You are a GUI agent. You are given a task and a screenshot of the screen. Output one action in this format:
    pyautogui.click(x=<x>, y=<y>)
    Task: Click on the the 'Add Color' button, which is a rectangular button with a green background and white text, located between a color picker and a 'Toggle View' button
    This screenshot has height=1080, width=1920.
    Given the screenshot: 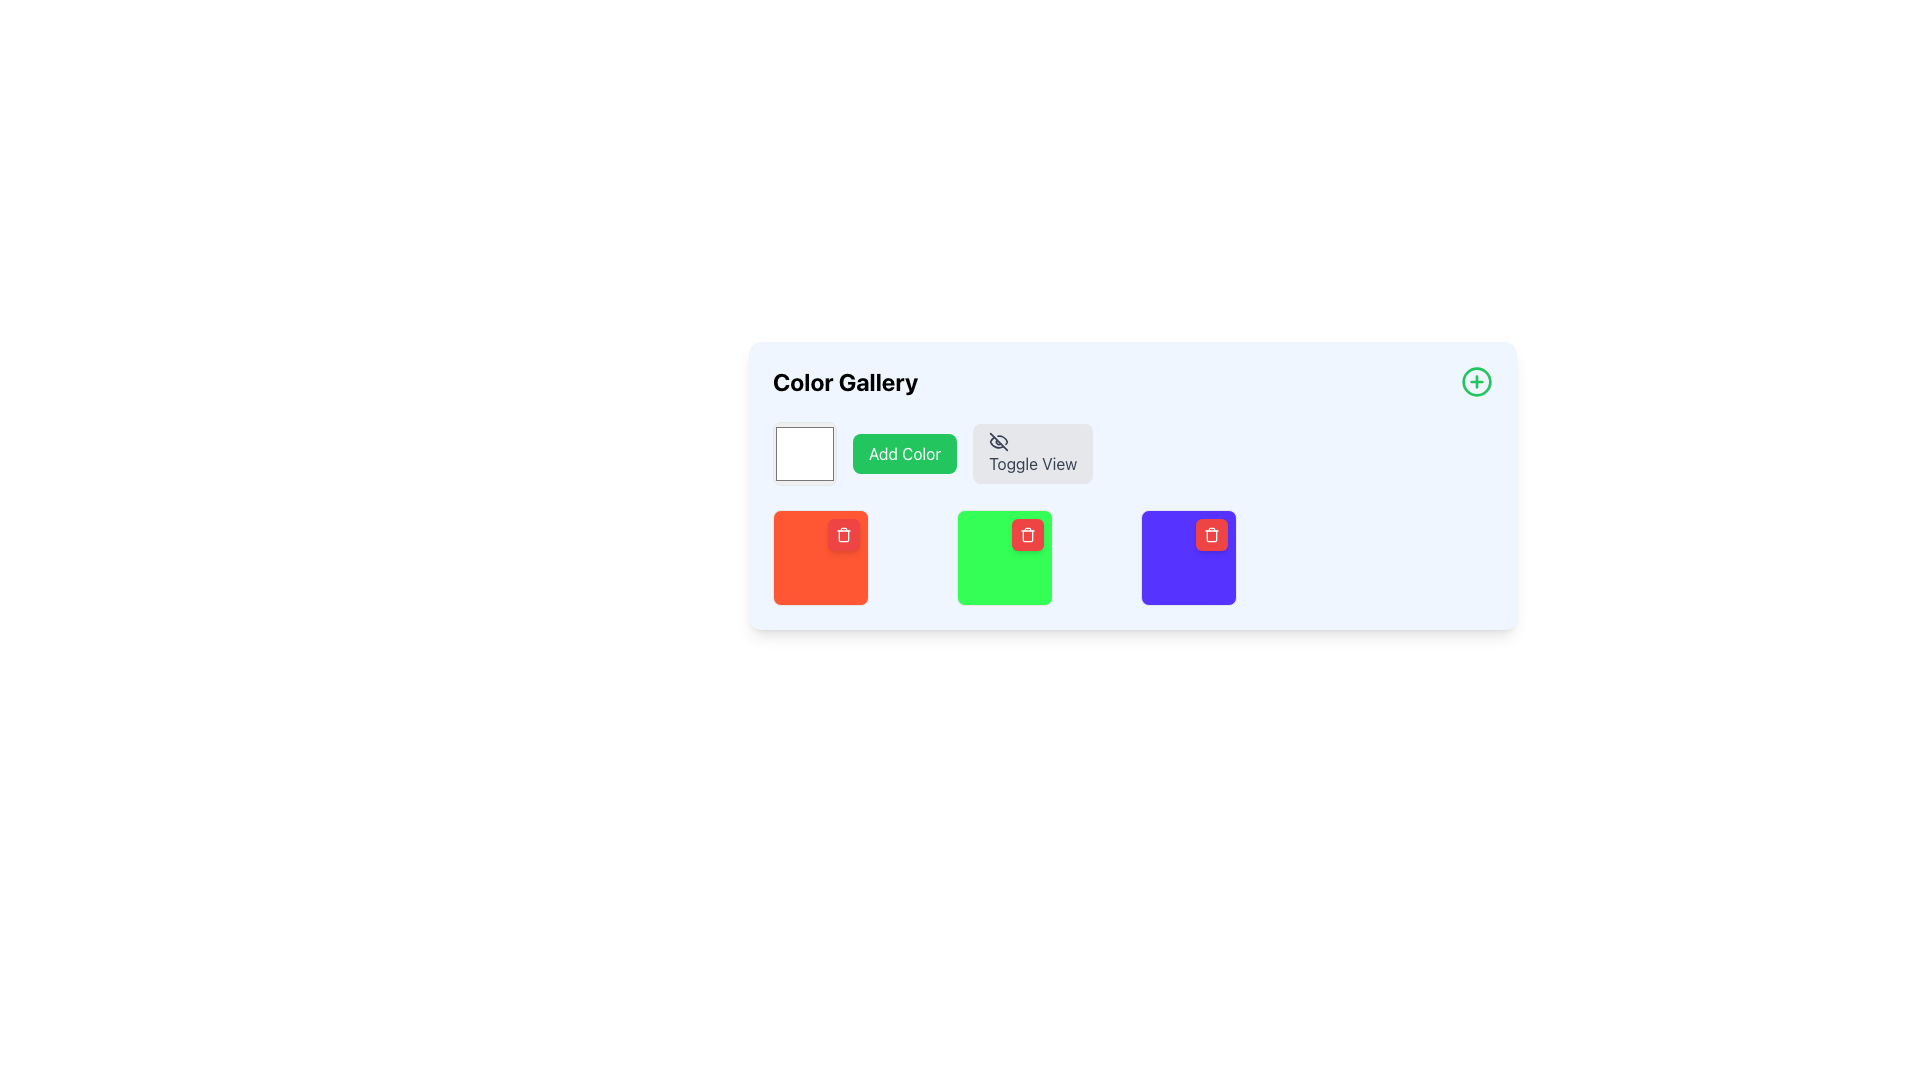 What is the action you would take?
    pyautogui.click(x=904, y=454)
    